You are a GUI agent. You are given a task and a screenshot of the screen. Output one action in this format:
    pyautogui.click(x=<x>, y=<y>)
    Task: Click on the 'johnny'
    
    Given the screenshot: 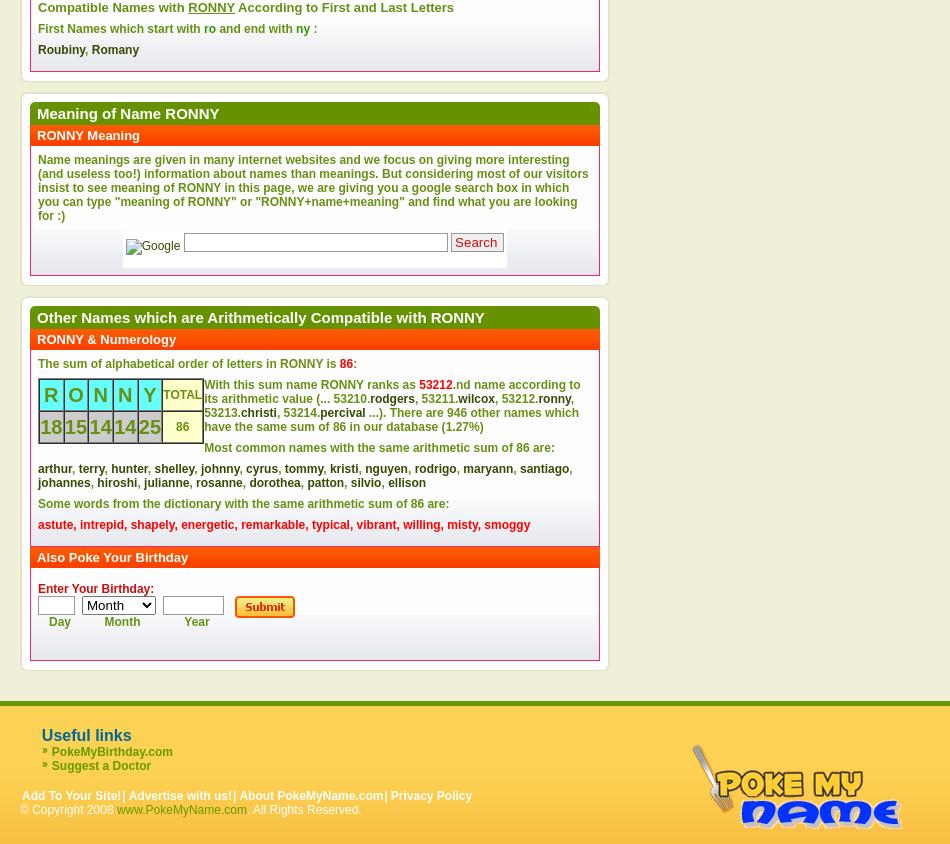 What is the action you would take?
    pyautogui.click(x=219, y=468)
    